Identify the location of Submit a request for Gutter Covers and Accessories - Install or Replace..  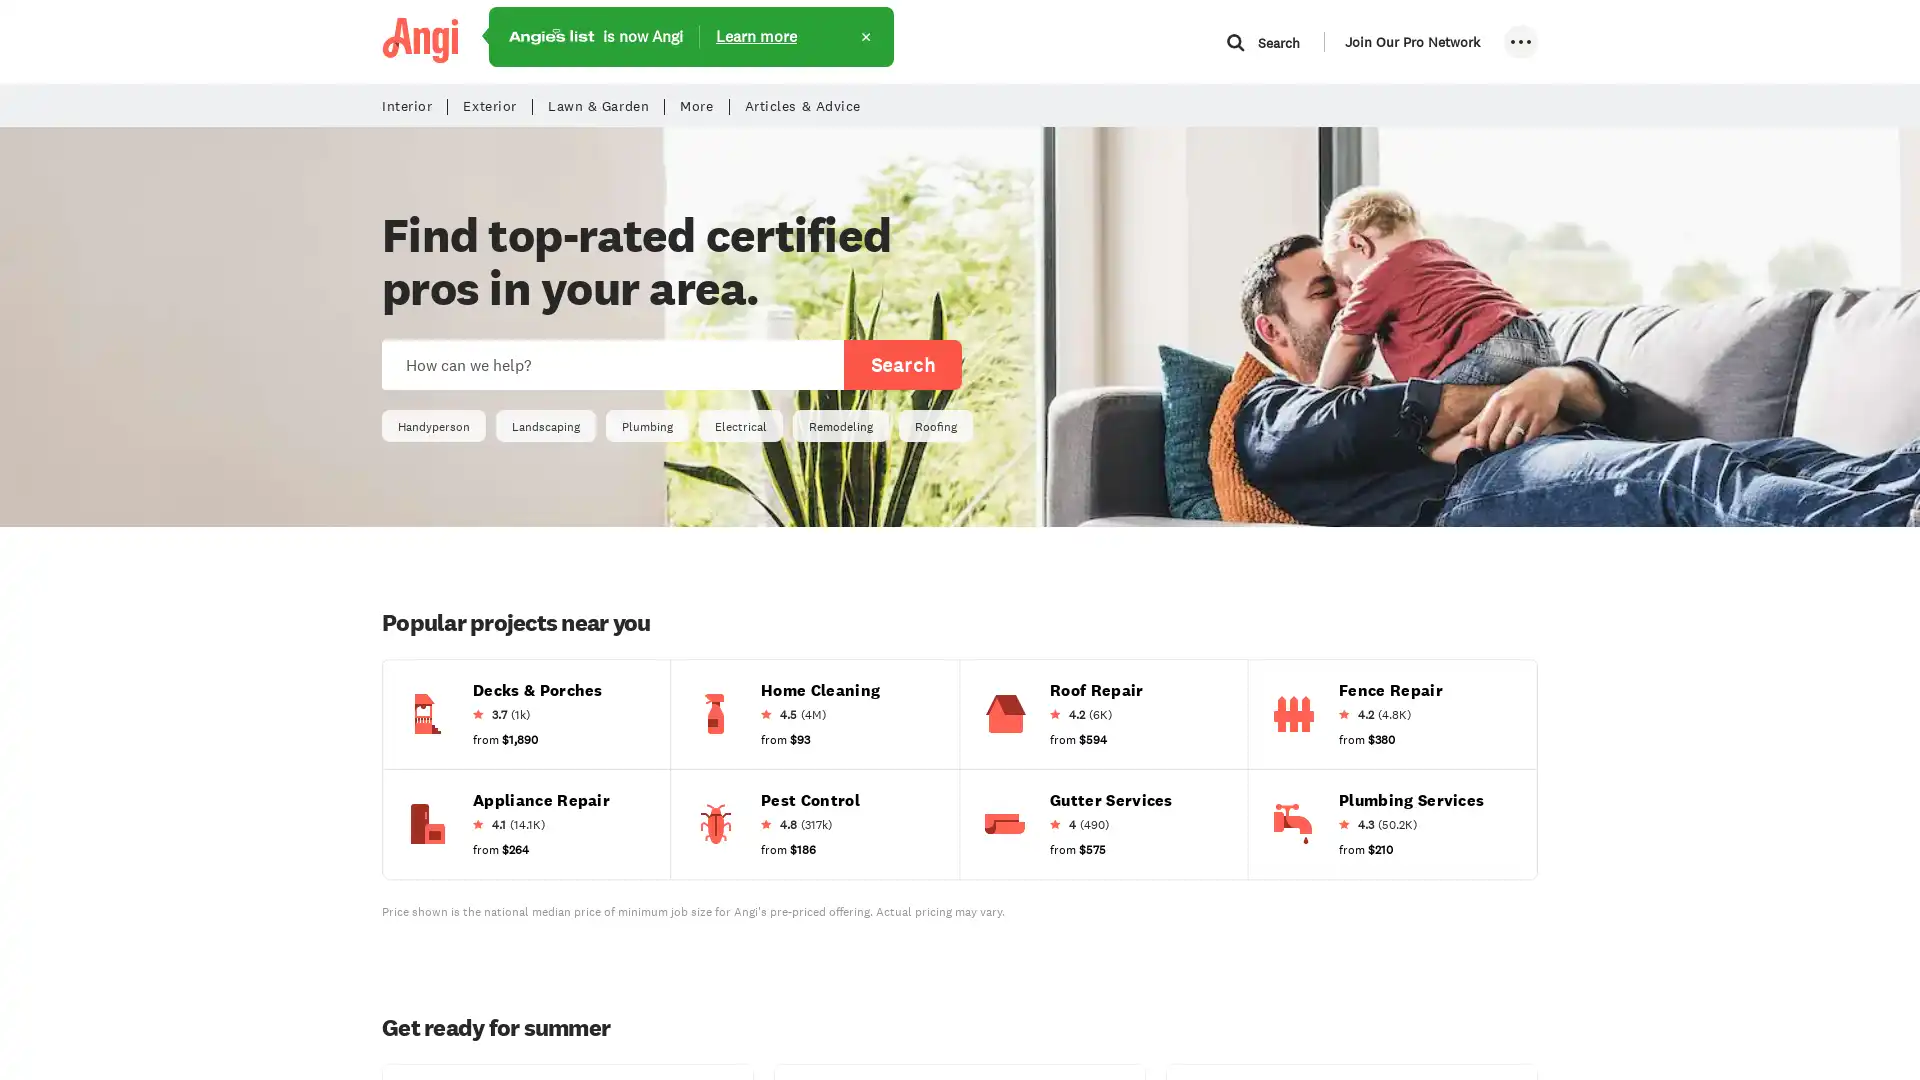
(1109, 790).